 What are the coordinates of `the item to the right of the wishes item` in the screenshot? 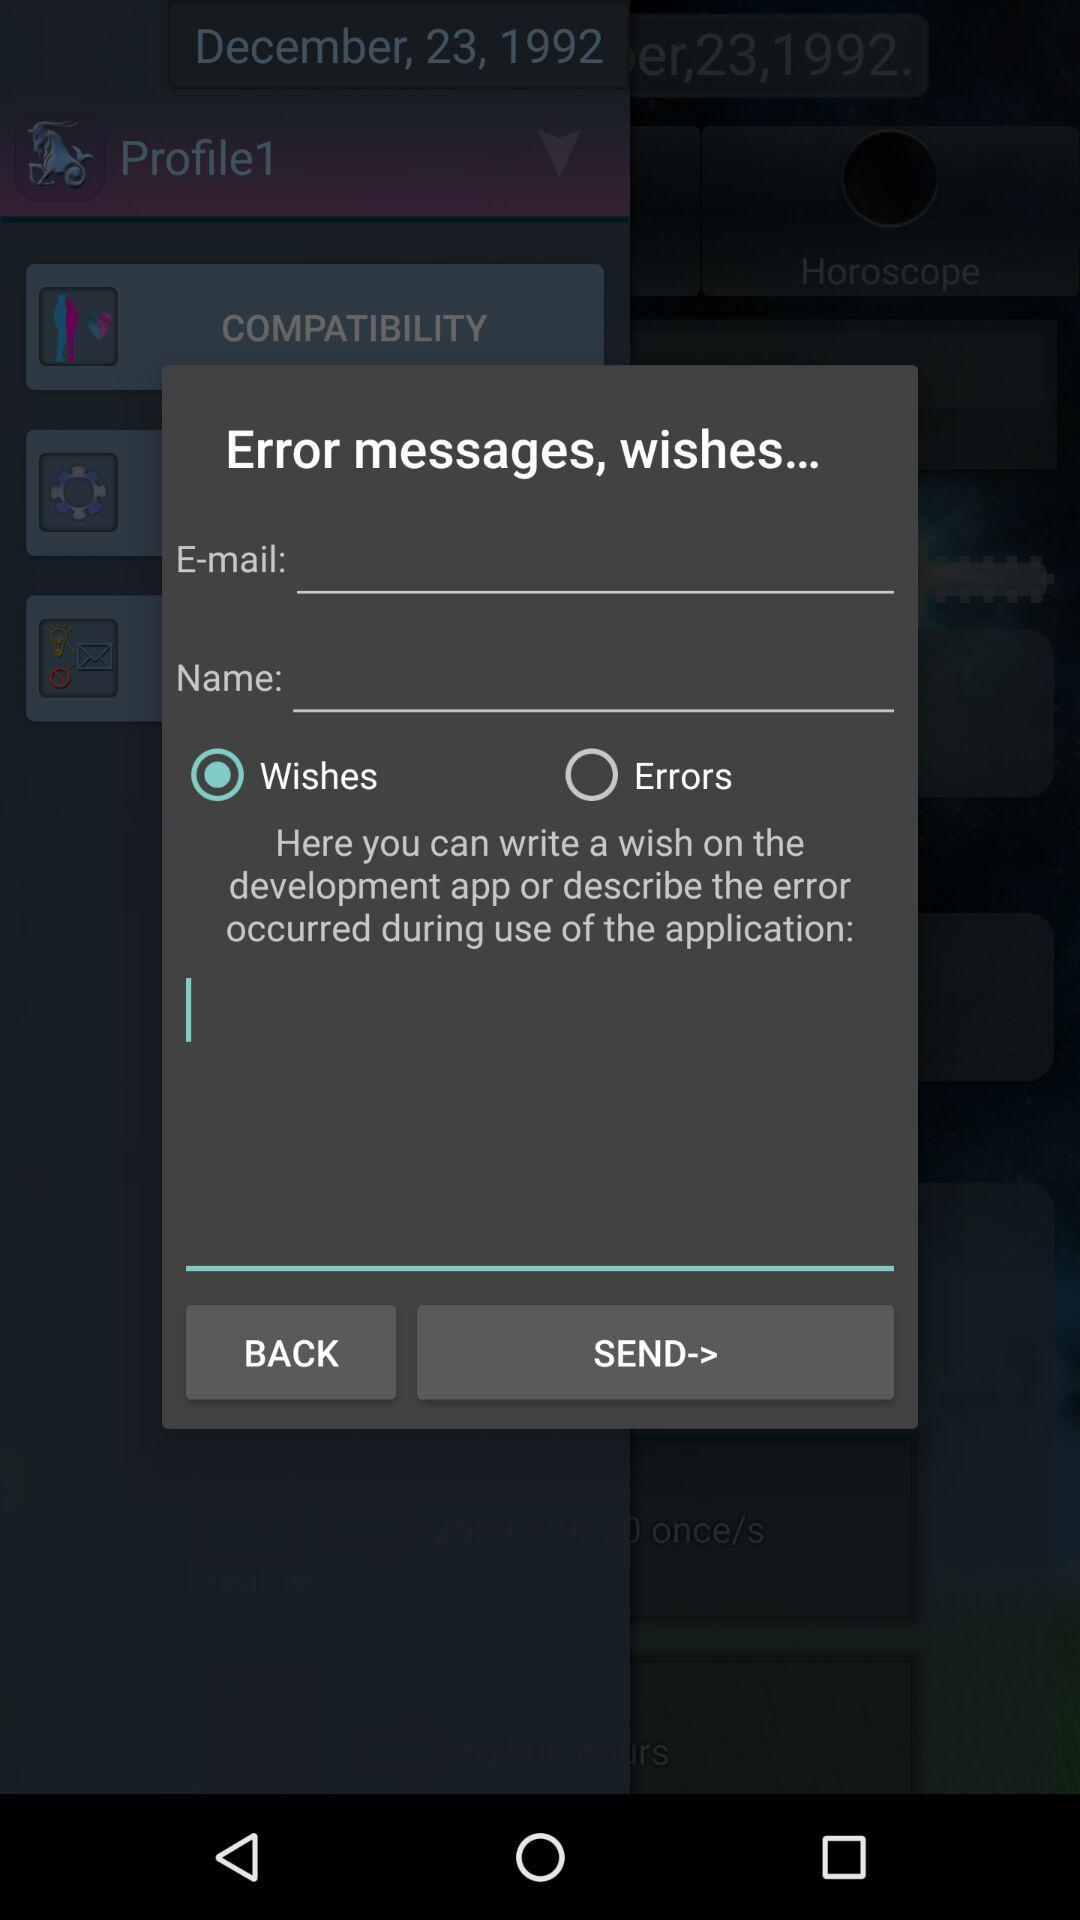 It's located at (727, 773).